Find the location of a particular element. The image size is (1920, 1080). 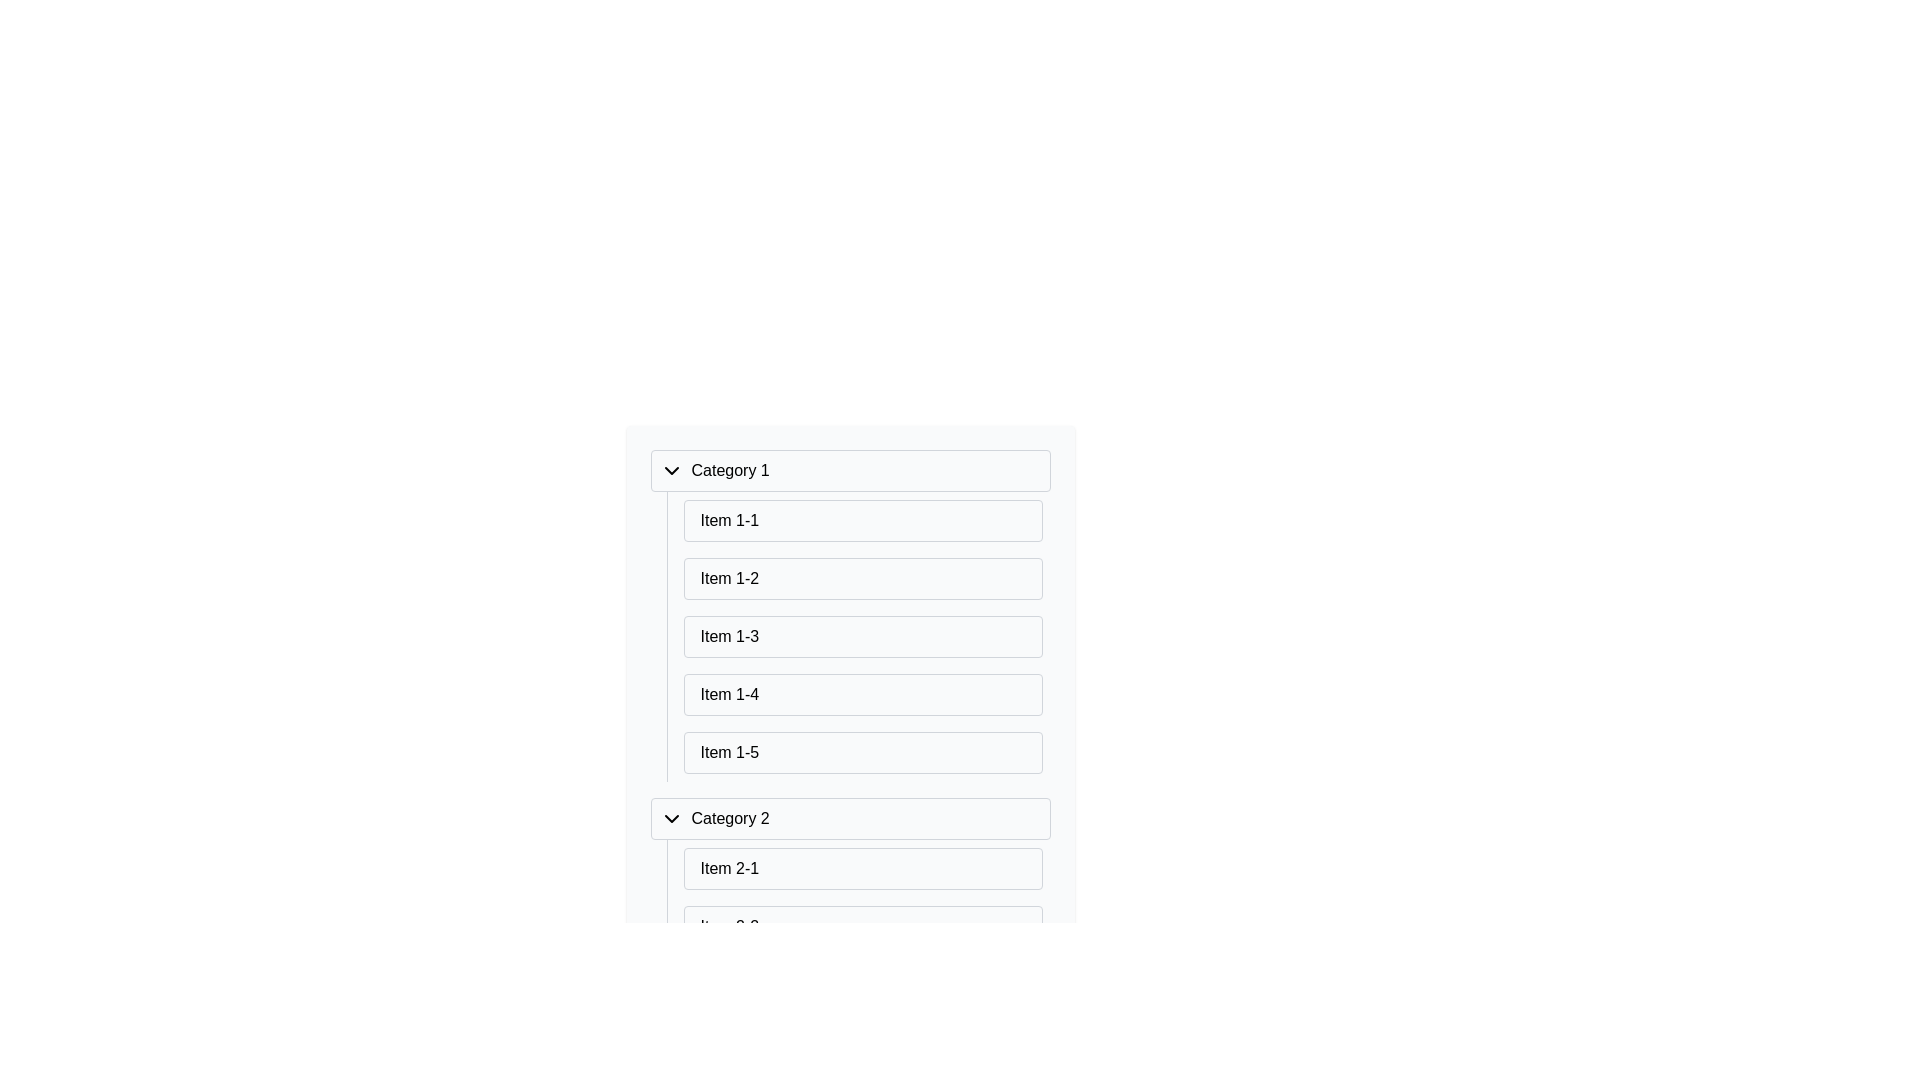

the chevron-down icon is located at coordinates (671, 470).